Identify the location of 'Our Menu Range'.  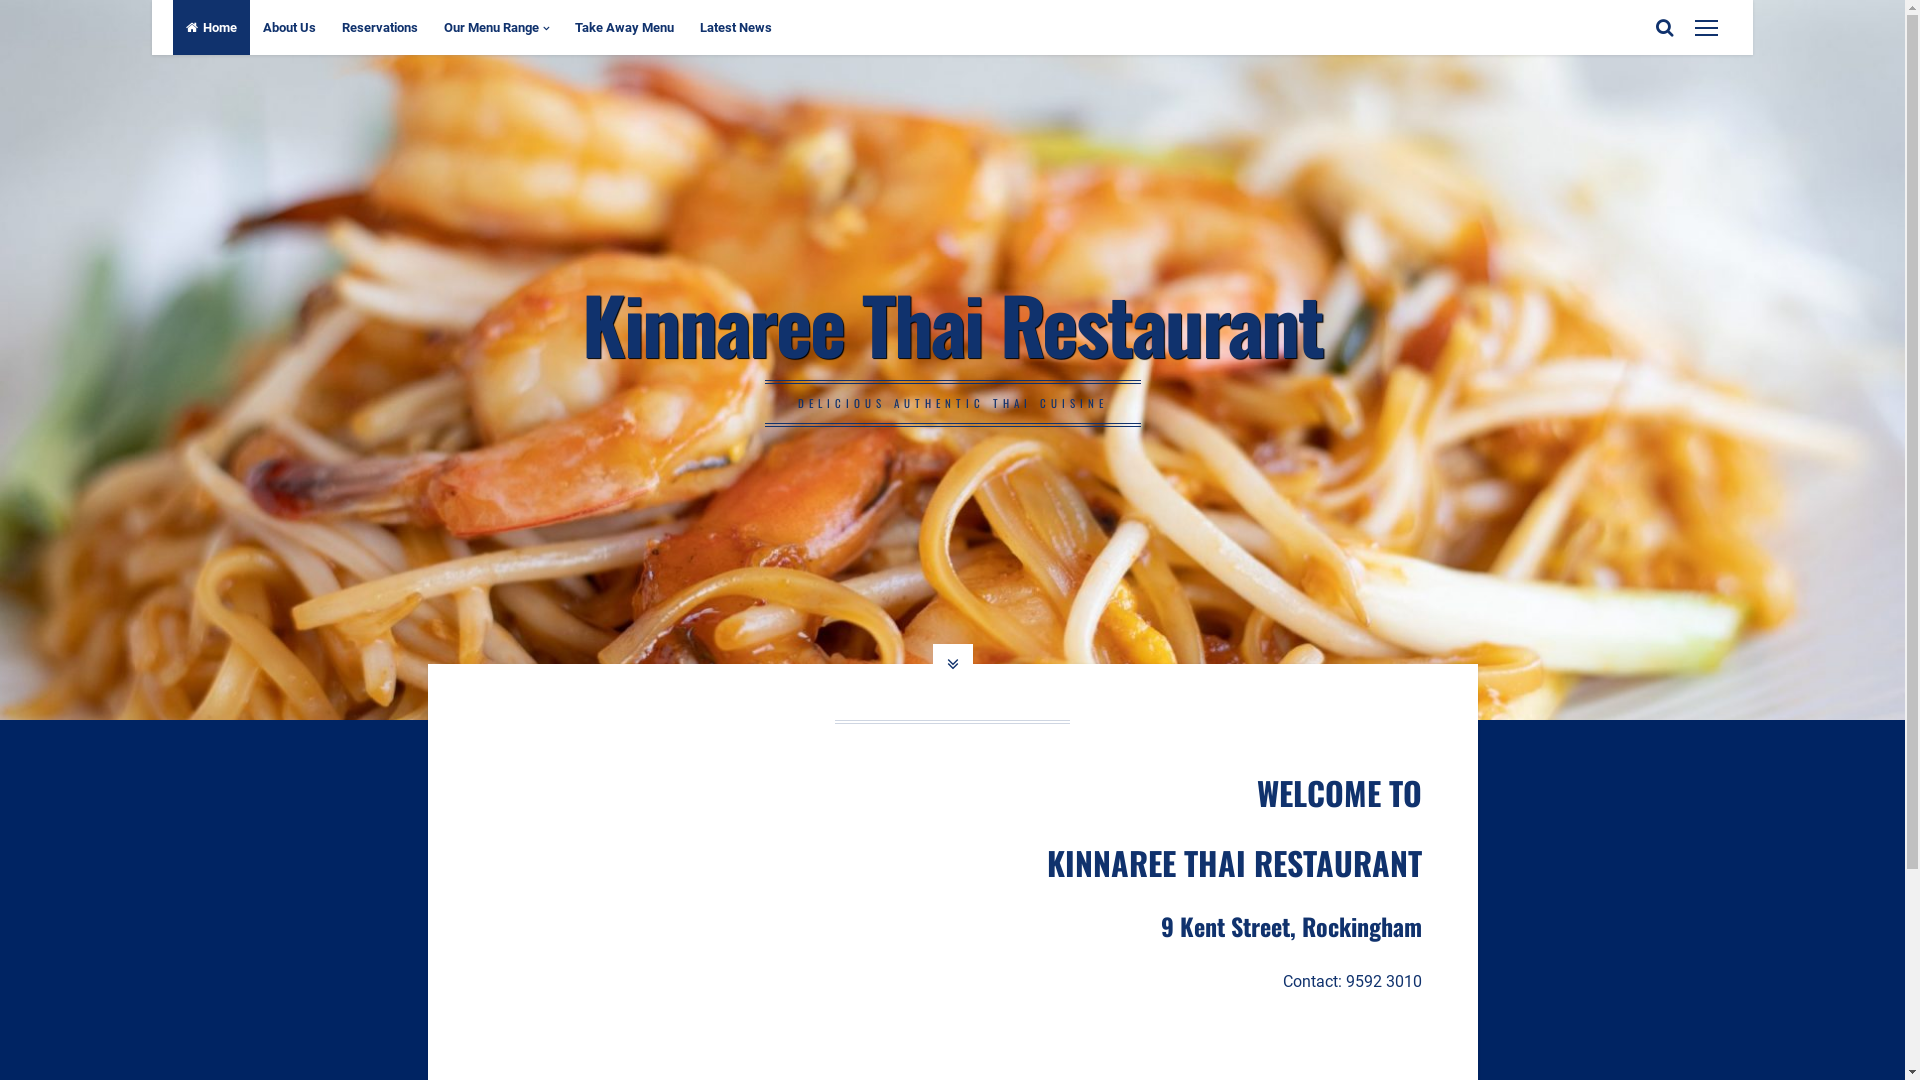
(496, 27).